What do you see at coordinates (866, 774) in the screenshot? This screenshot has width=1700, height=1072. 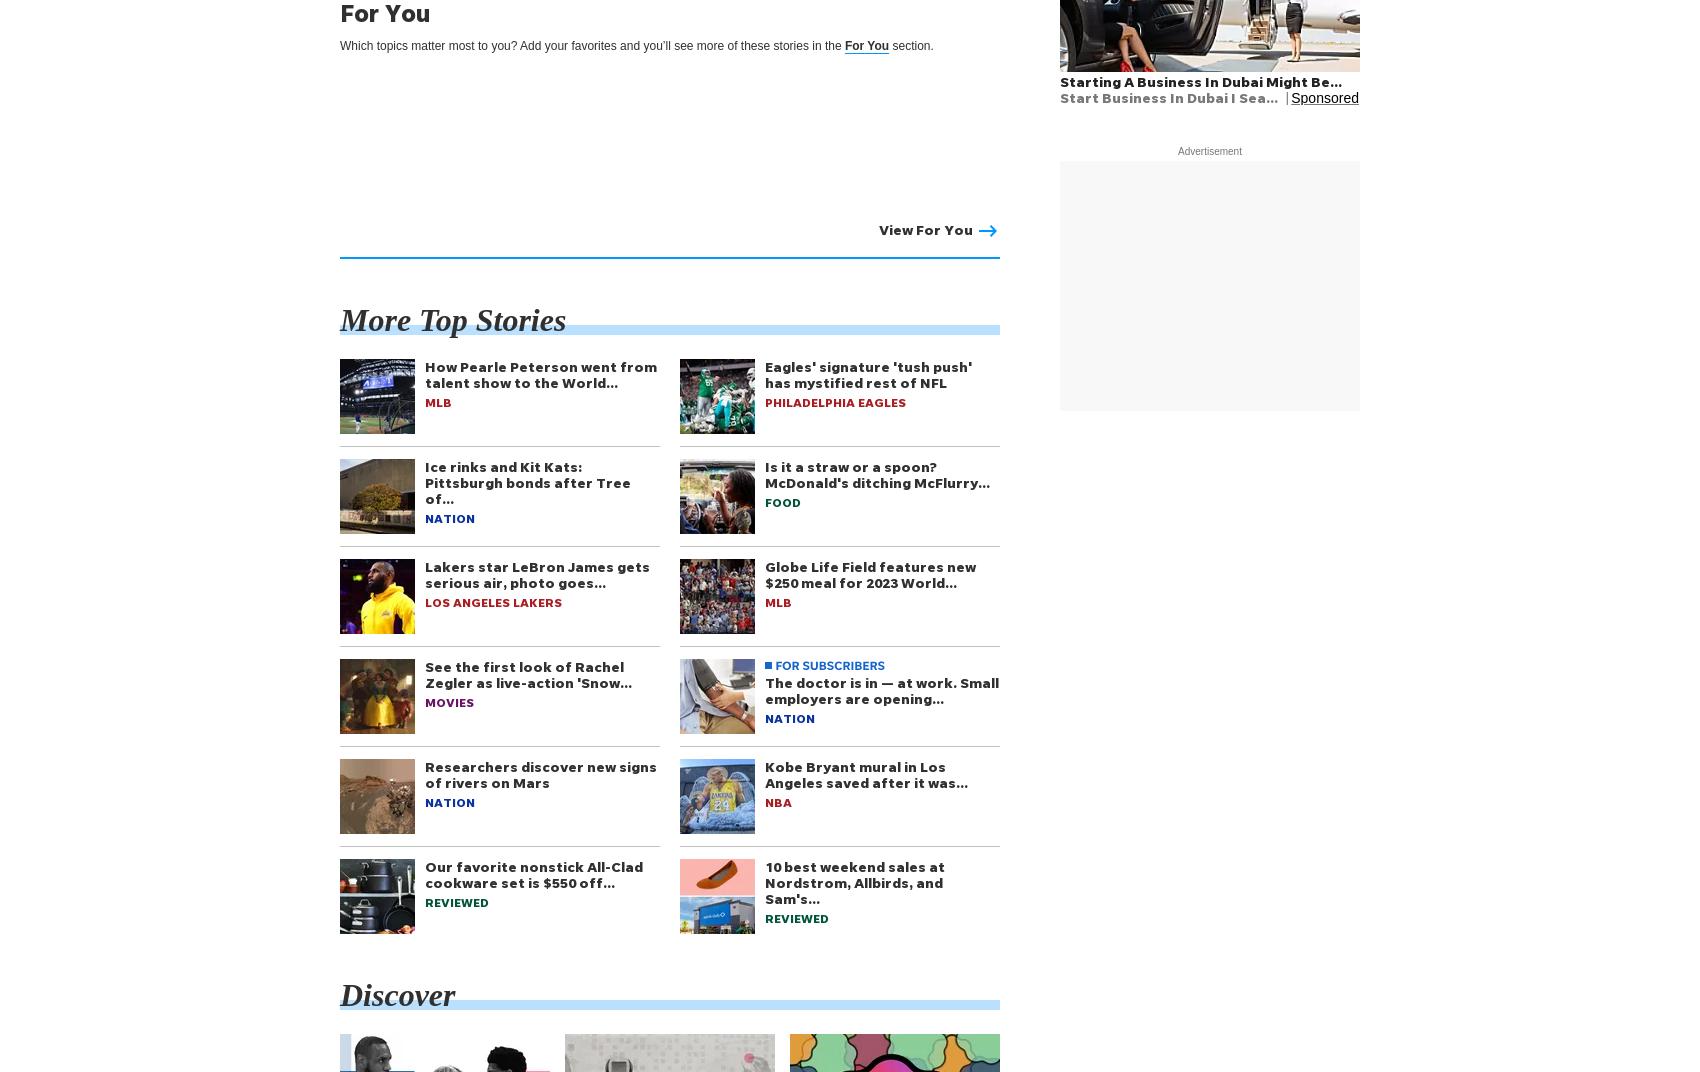 I see `'Kobe Bryant mural in Los Angeles saved after it was…'` at bounding box center [866, 774].